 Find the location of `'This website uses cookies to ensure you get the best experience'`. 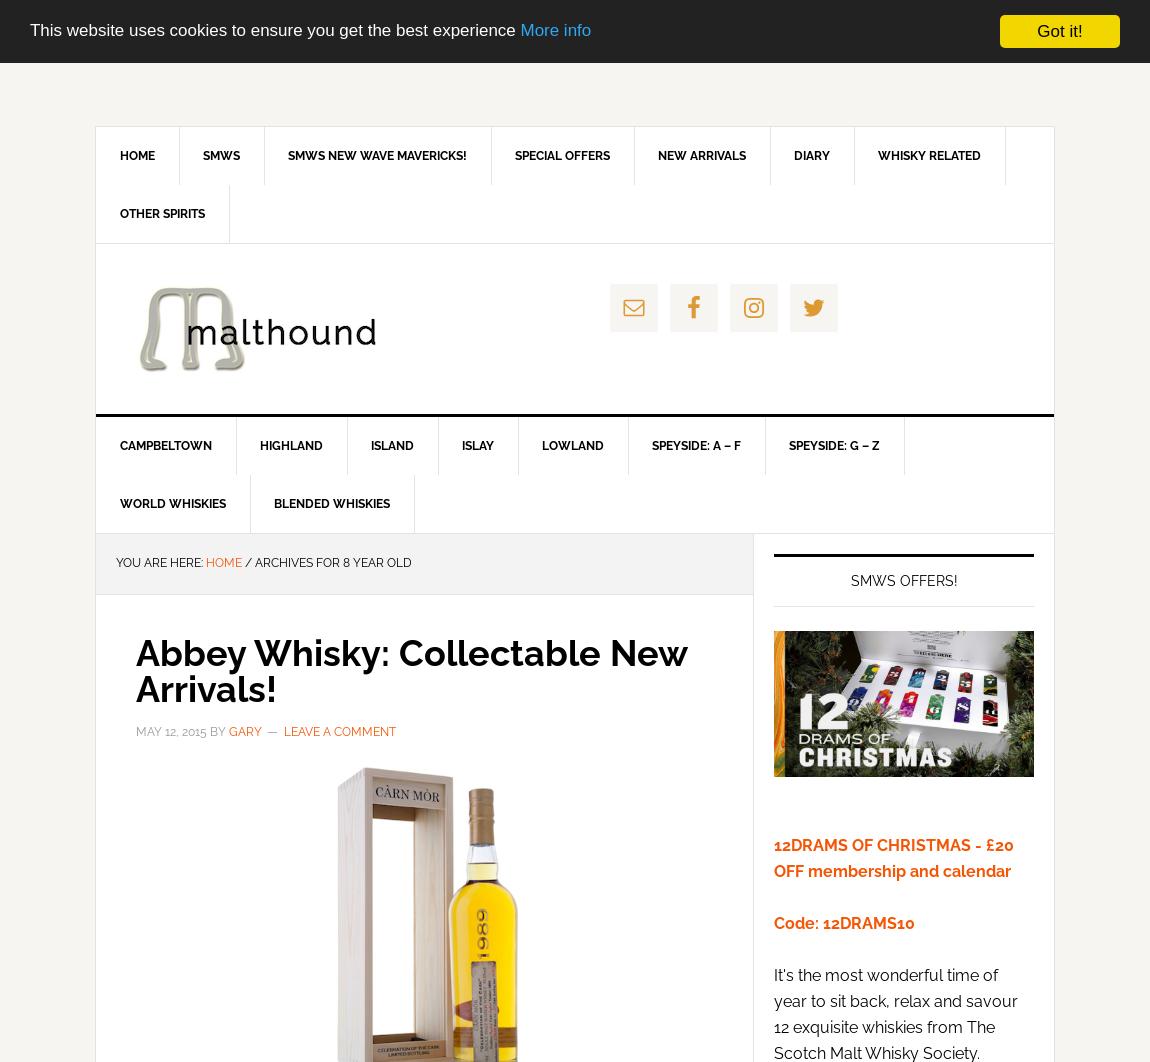

'This website uses cookies to ensure you get the best experience' is located at coordinates (274, 31).